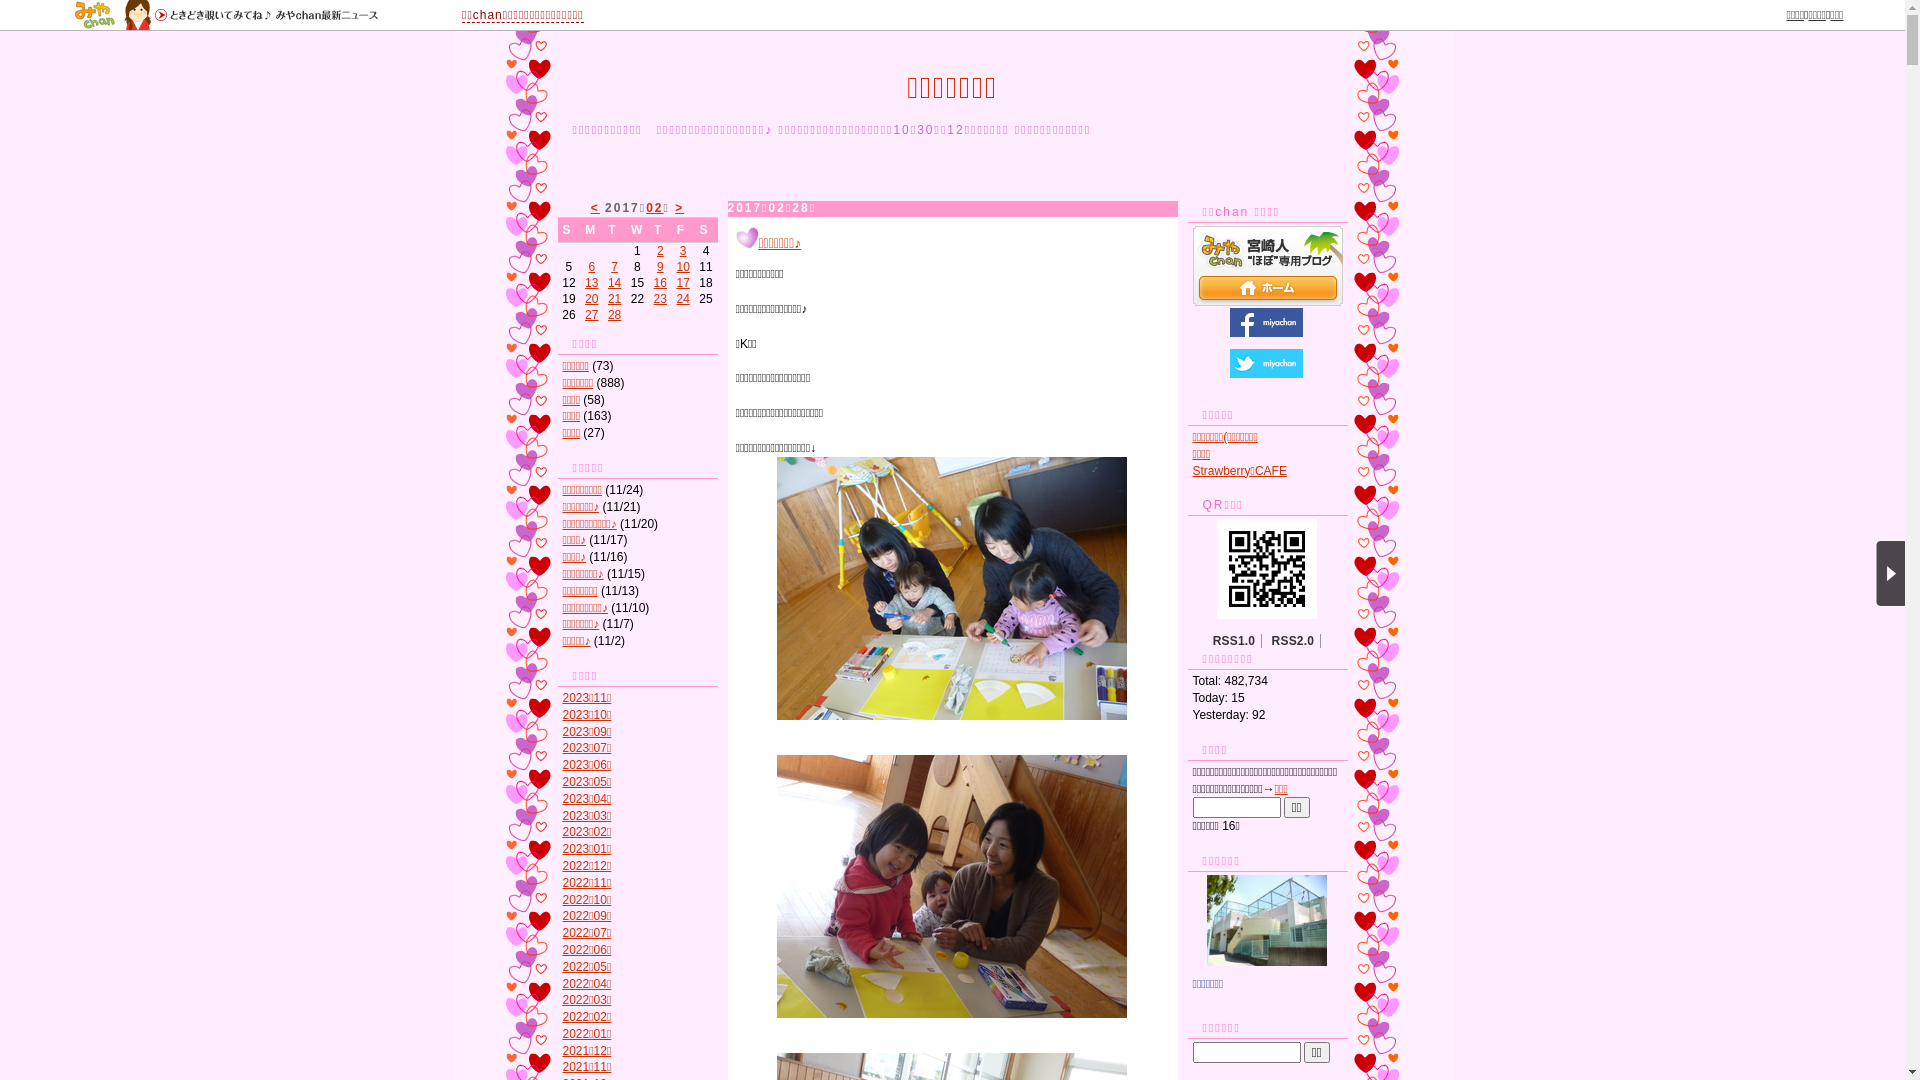  Describe the element at coordinates (590, 299) in the screenshot. I see `'20'` at that location.